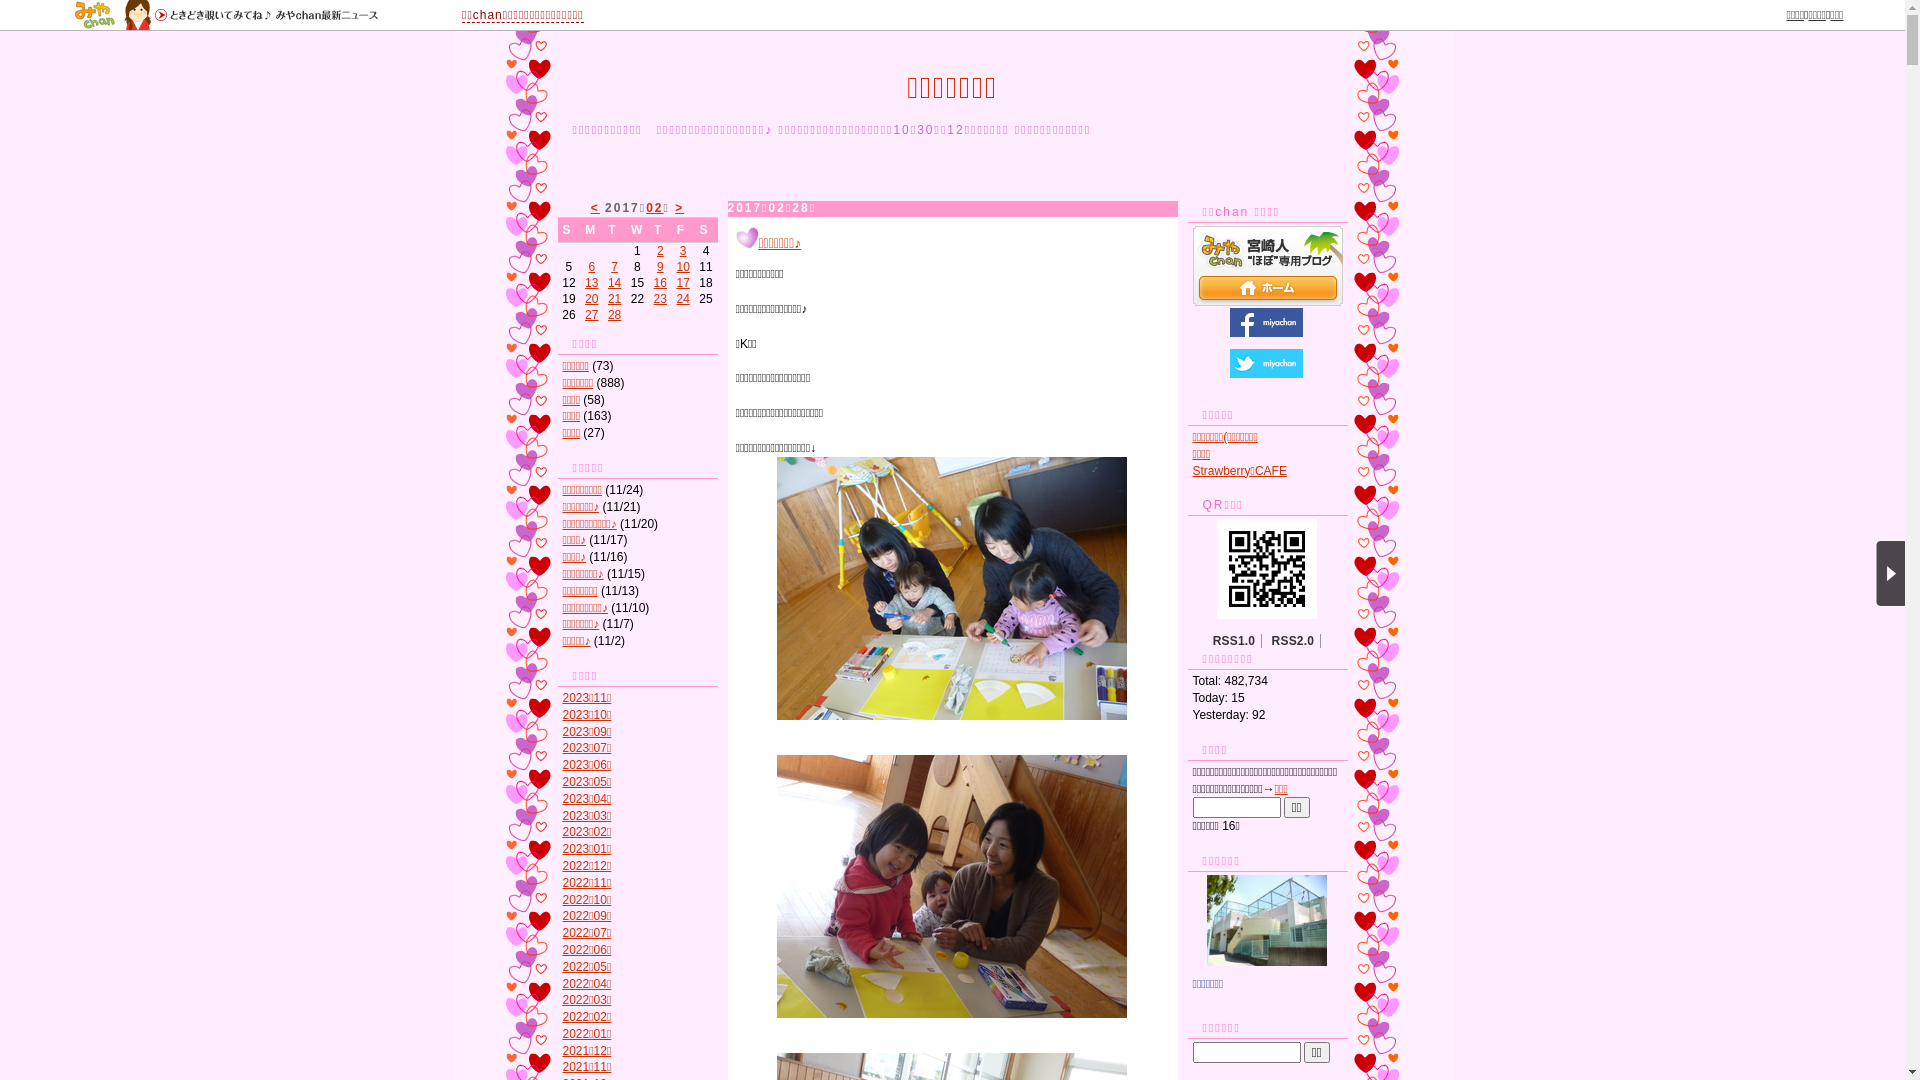  Describe the element at coordinates (590, 299) in the screenshot. I see `'20'` at that location.